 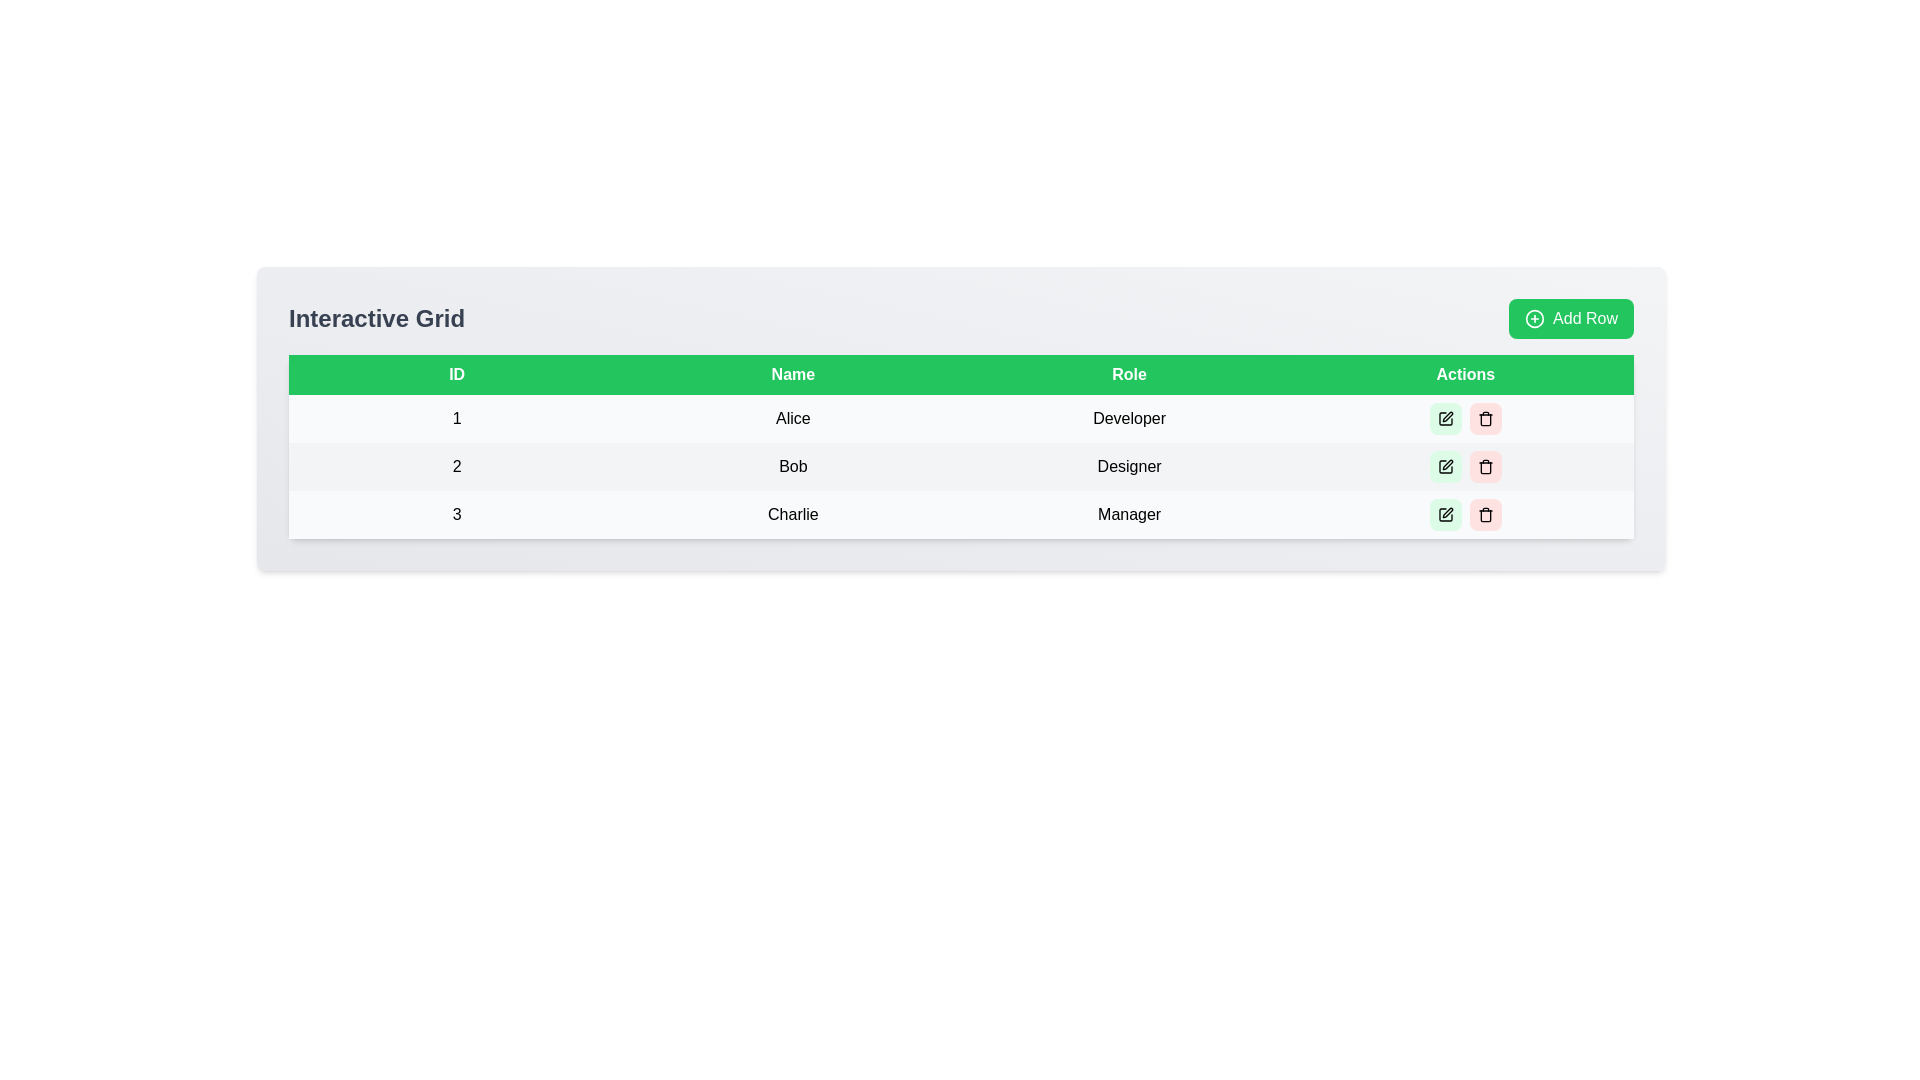 I want to click on the square button with a light-green background and a pen icon located in the 'Actions' column of the 'Interactive Grid' table for the 'Manager' role, so click(x=1445, y=514).